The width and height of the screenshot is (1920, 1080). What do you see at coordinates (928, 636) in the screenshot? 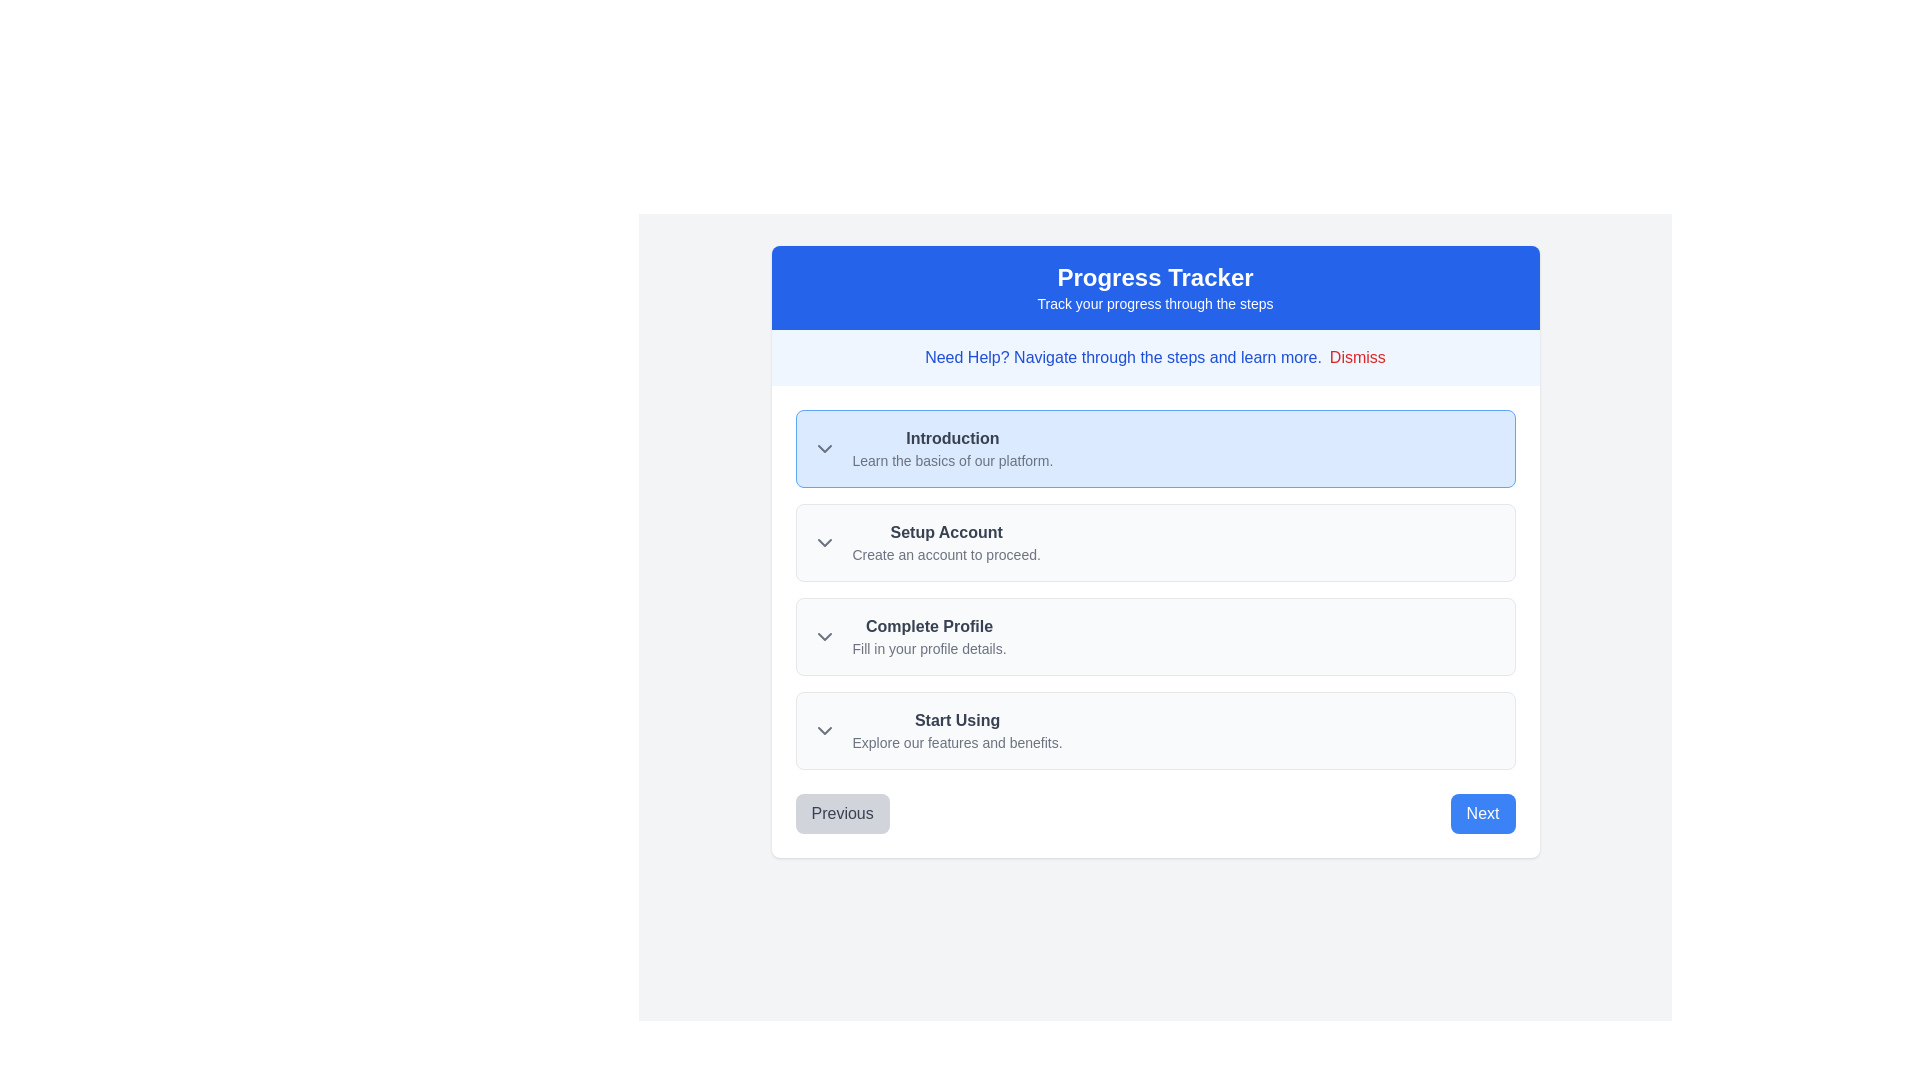
I see `the Text Display (Informative Label) that states 'Complete Profile' in bold dark gray and 'Fill in your profile details.' in a smaller light gray font, positioned in the Progress Tracker interface between 'Setup Account' and 'Start Using'` at bounding box center [928, 636].